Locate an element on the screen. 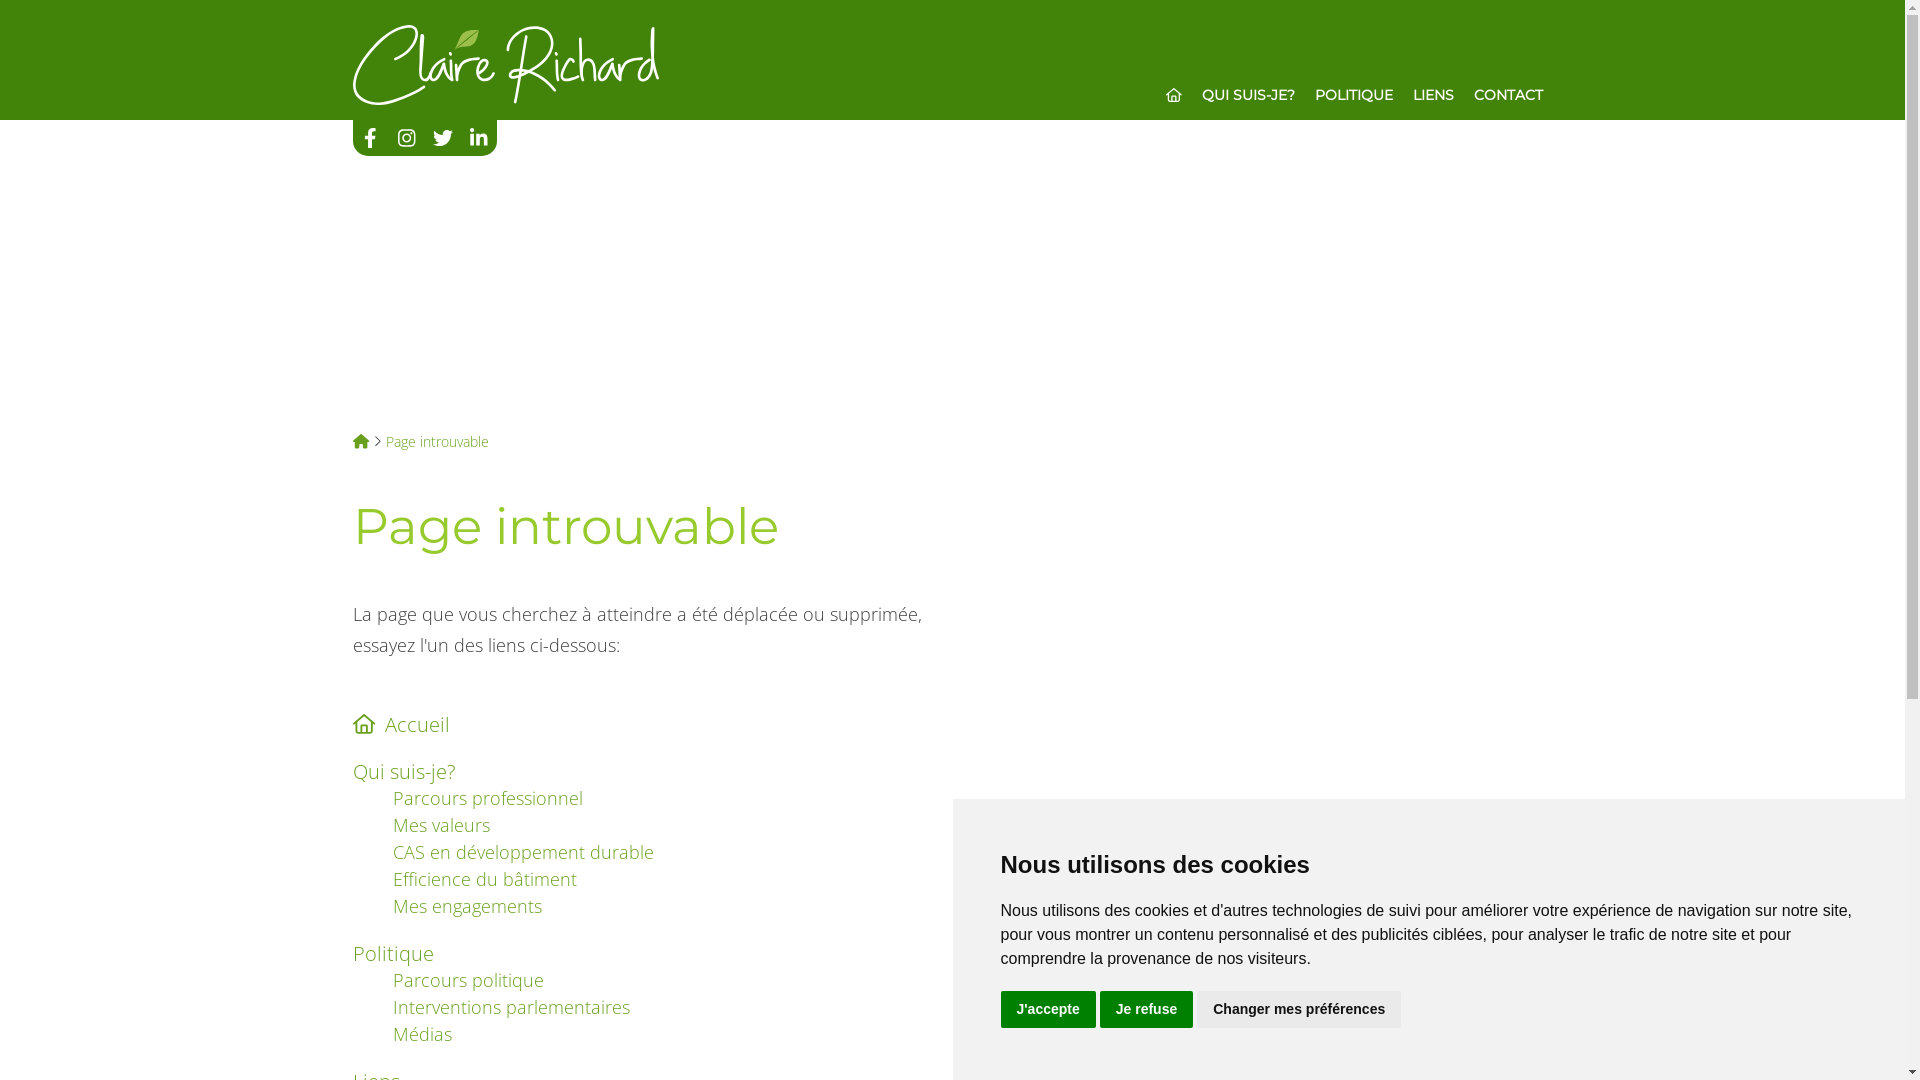 The width and height of the screenshot is (1920, 1080). 'Mes valeurs' is located at coordinates (439, 825).